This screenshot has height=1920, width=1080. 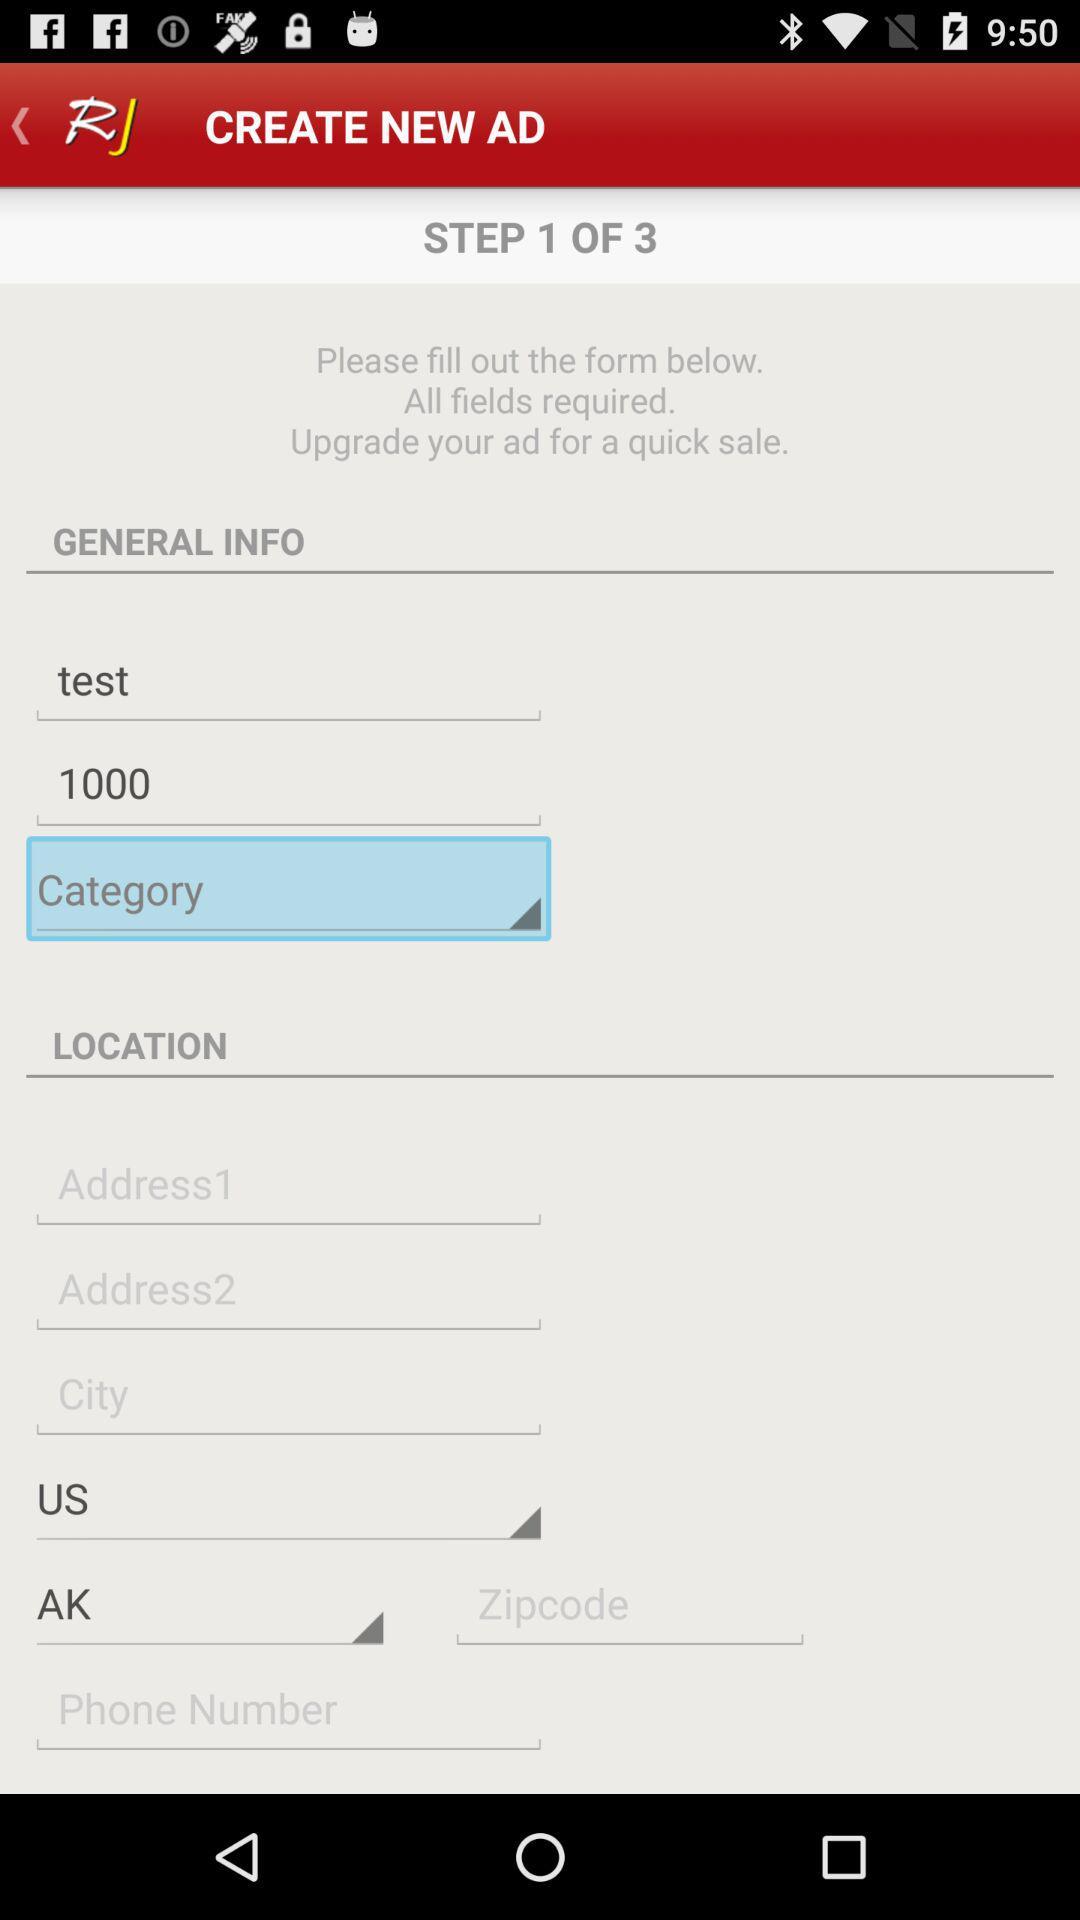 I want to click on to fill in your address, so click(x=288, y=1287).